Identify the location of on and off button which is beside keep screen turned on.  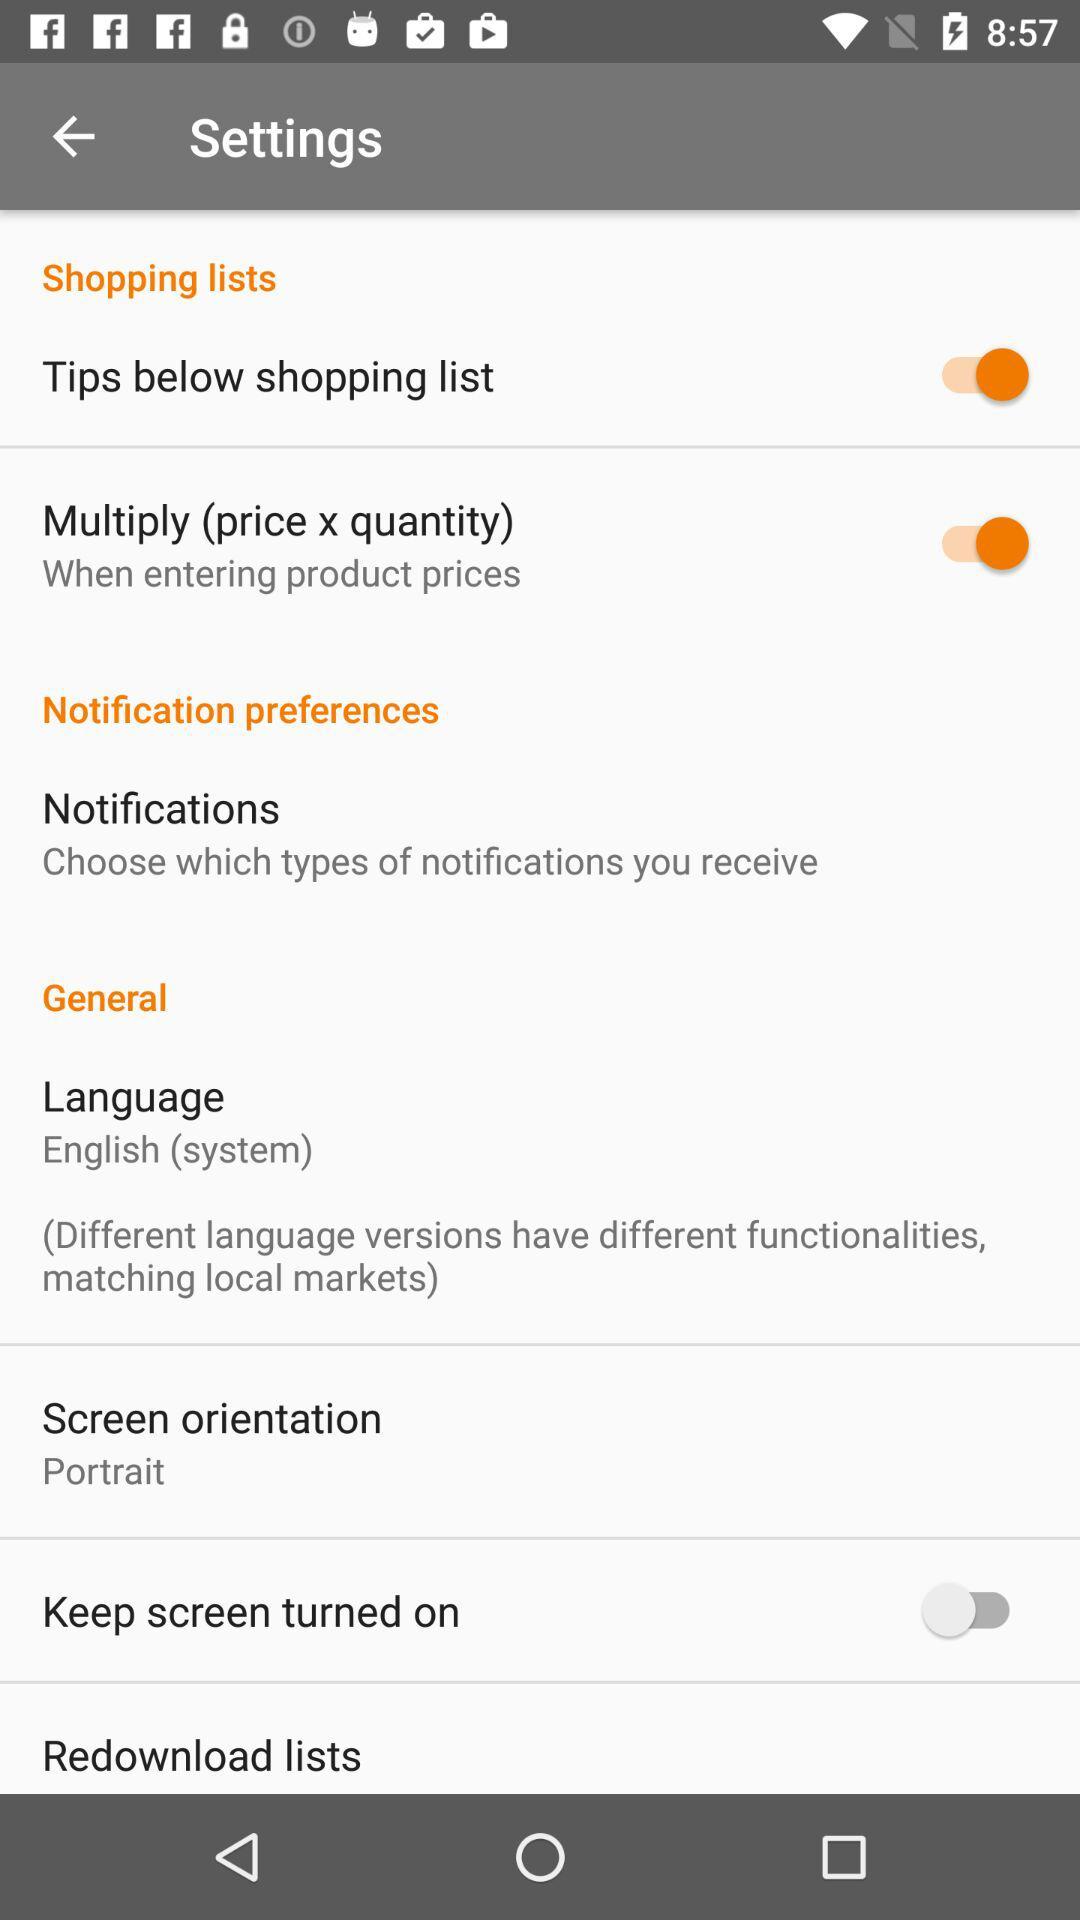
(974, 1609).